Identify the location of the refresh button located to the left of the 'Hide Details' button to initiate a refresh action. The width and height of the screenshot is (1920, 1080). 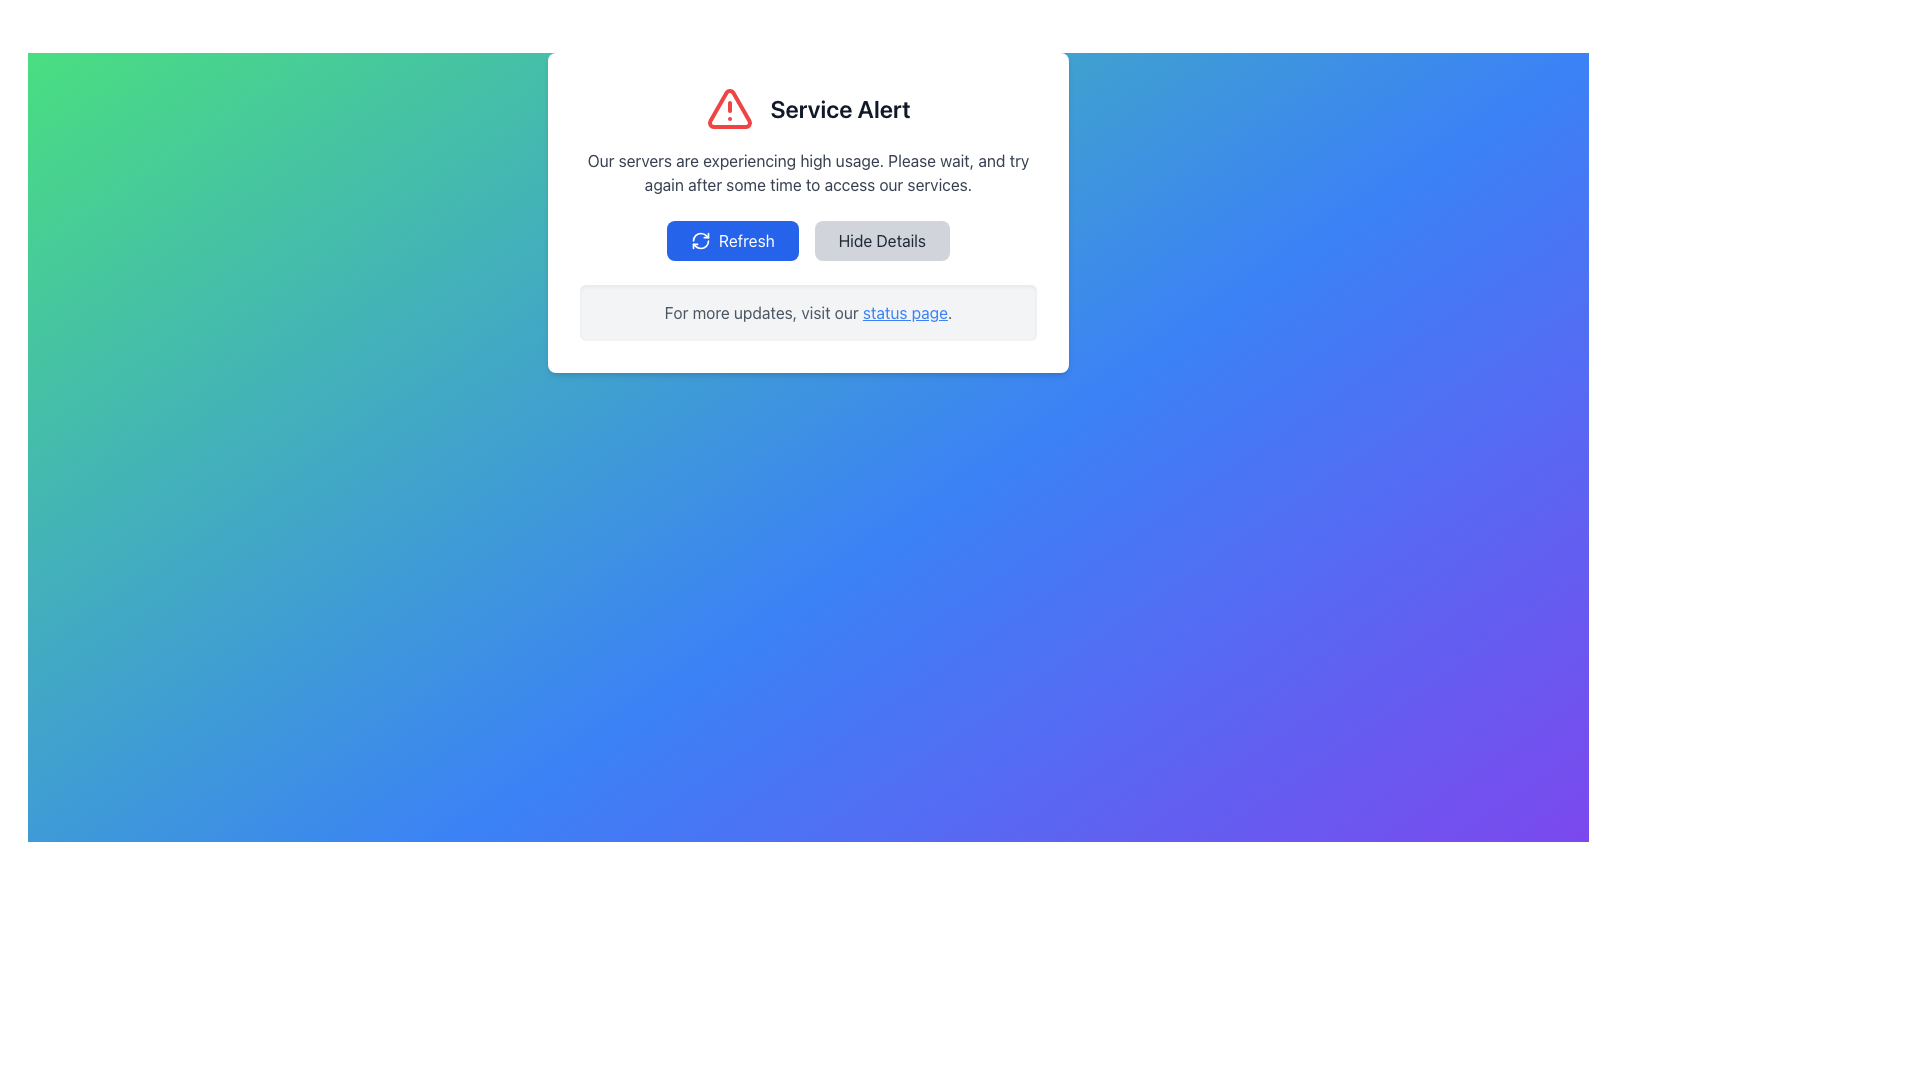
(731, 239).